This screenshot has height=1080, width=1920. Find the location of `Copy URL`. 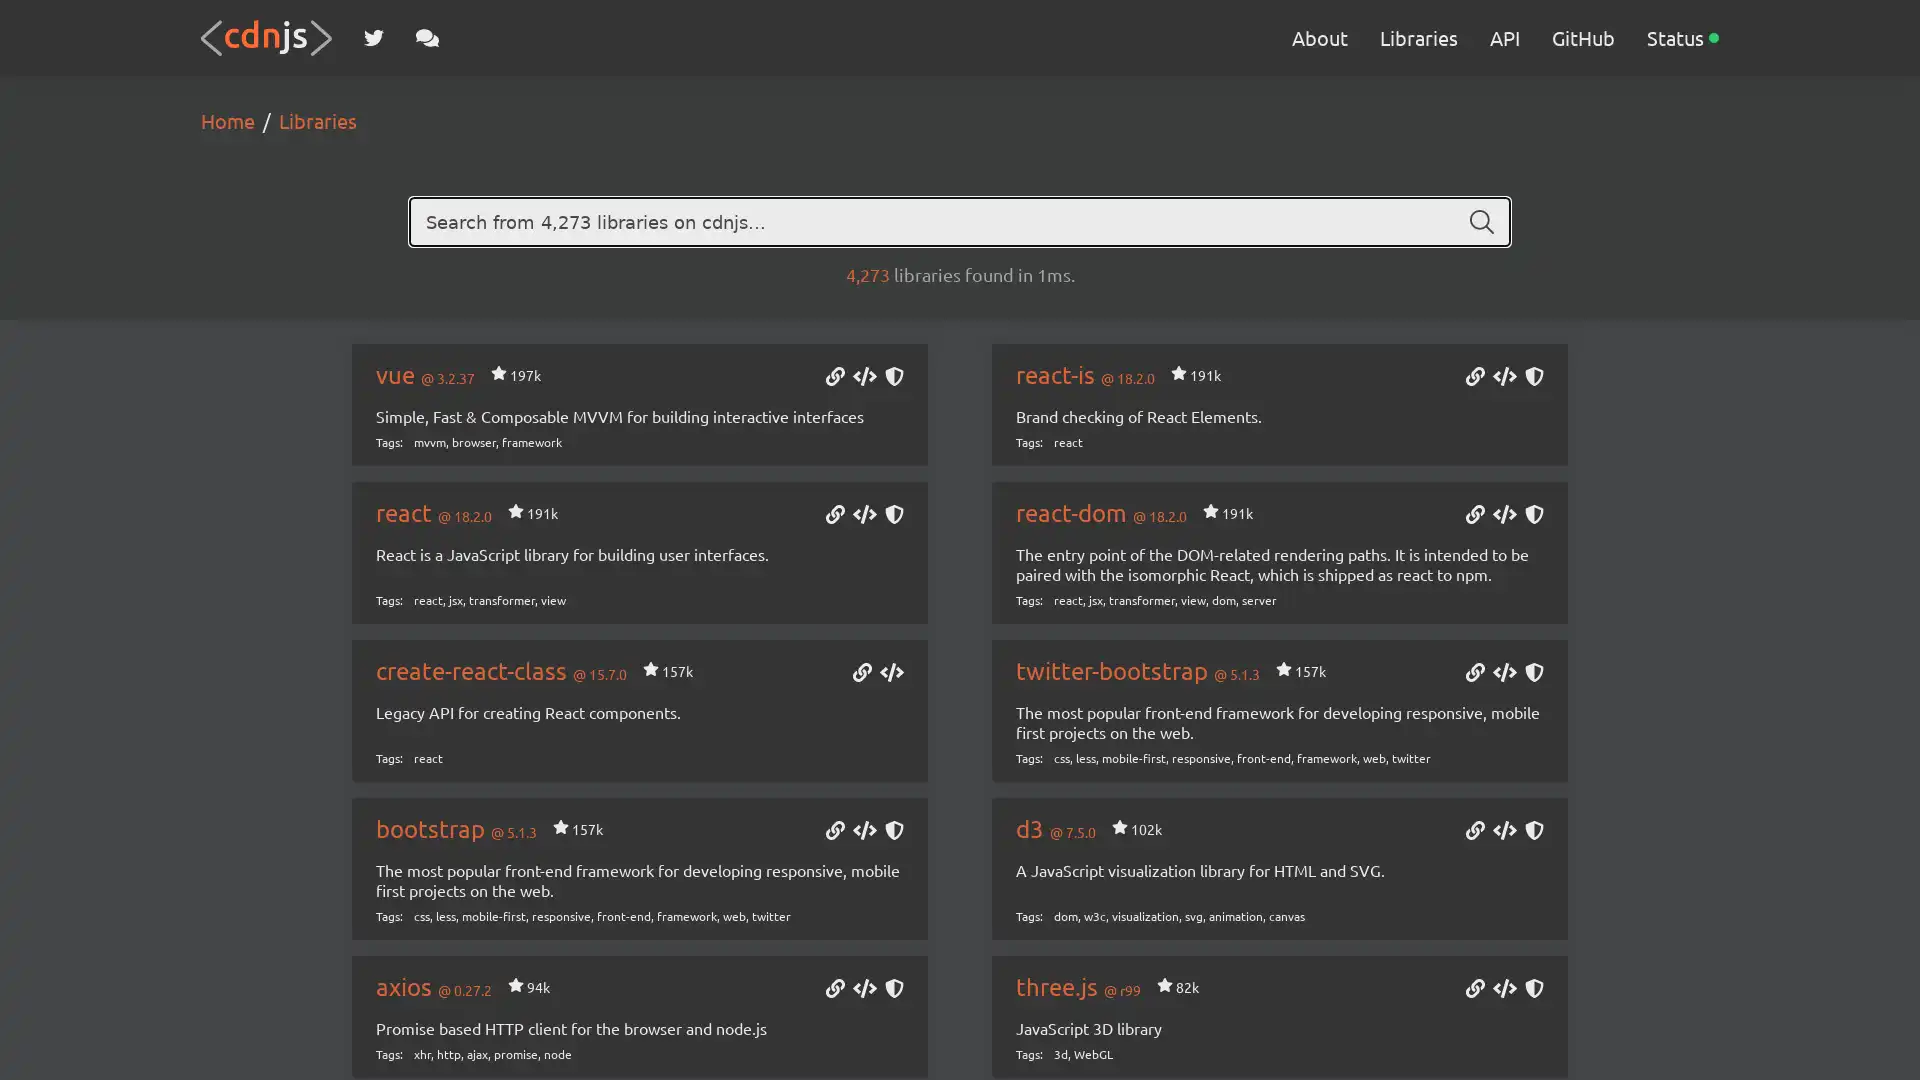

Copy URL is located at coordinates (1474, 674).